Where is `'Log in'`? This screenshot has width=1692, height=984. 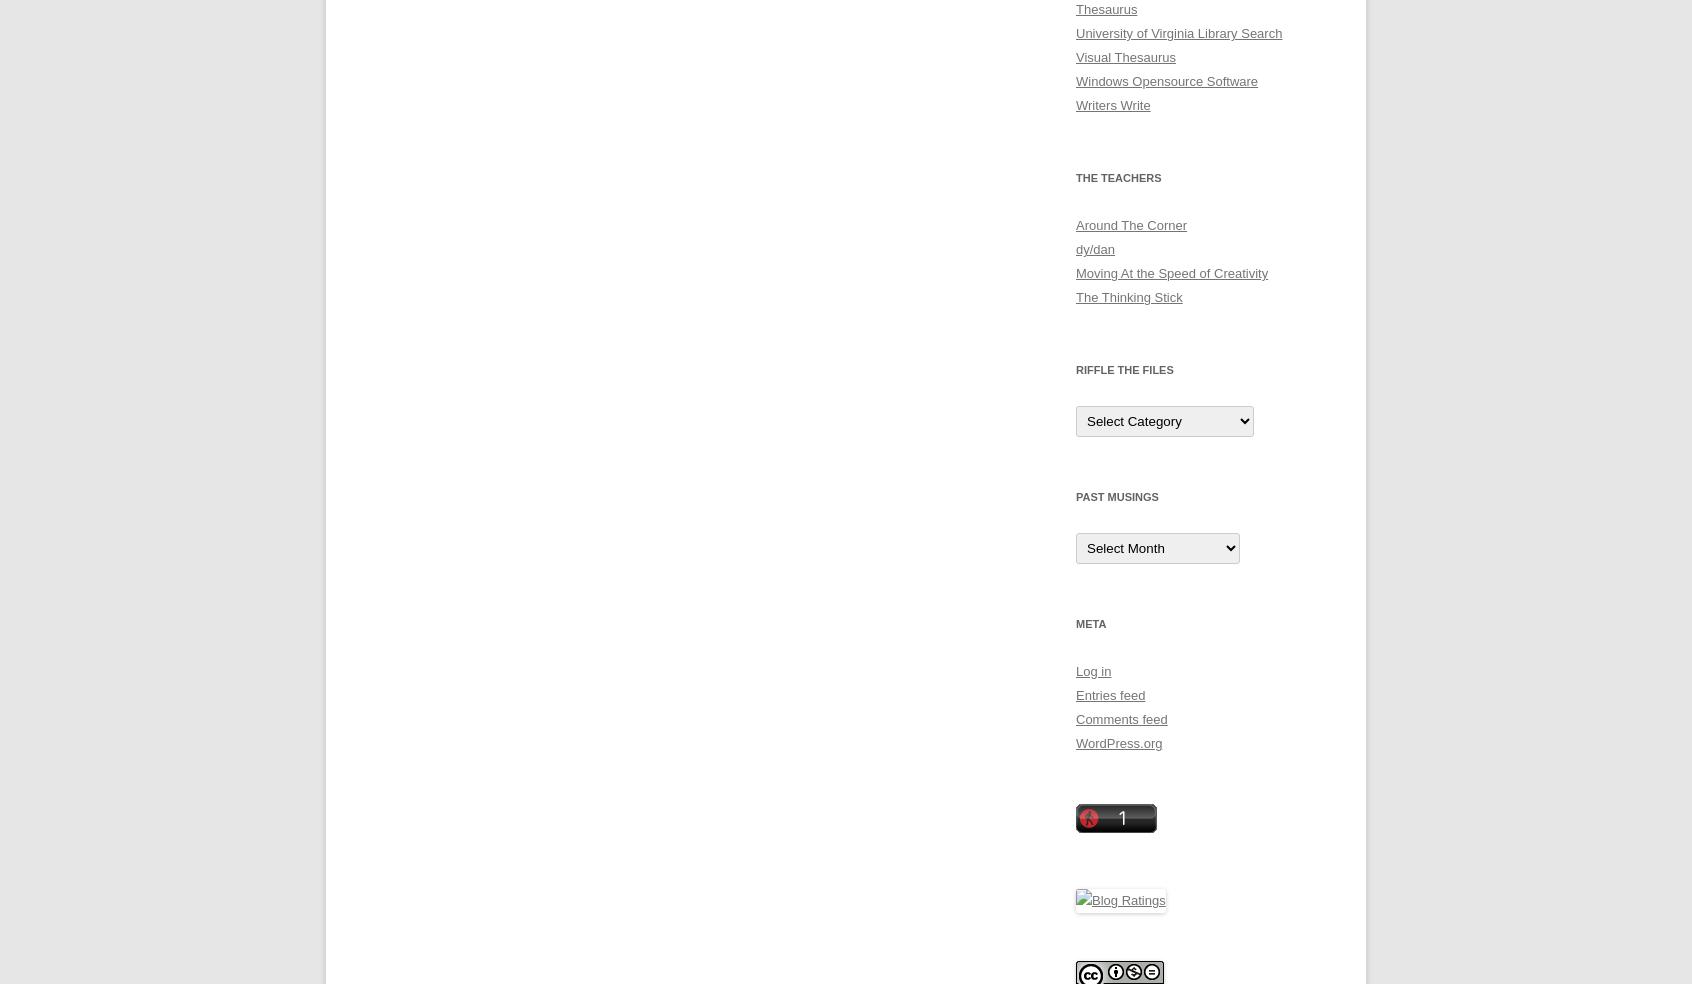
'Log in' is located at coordinates (1075, 671).